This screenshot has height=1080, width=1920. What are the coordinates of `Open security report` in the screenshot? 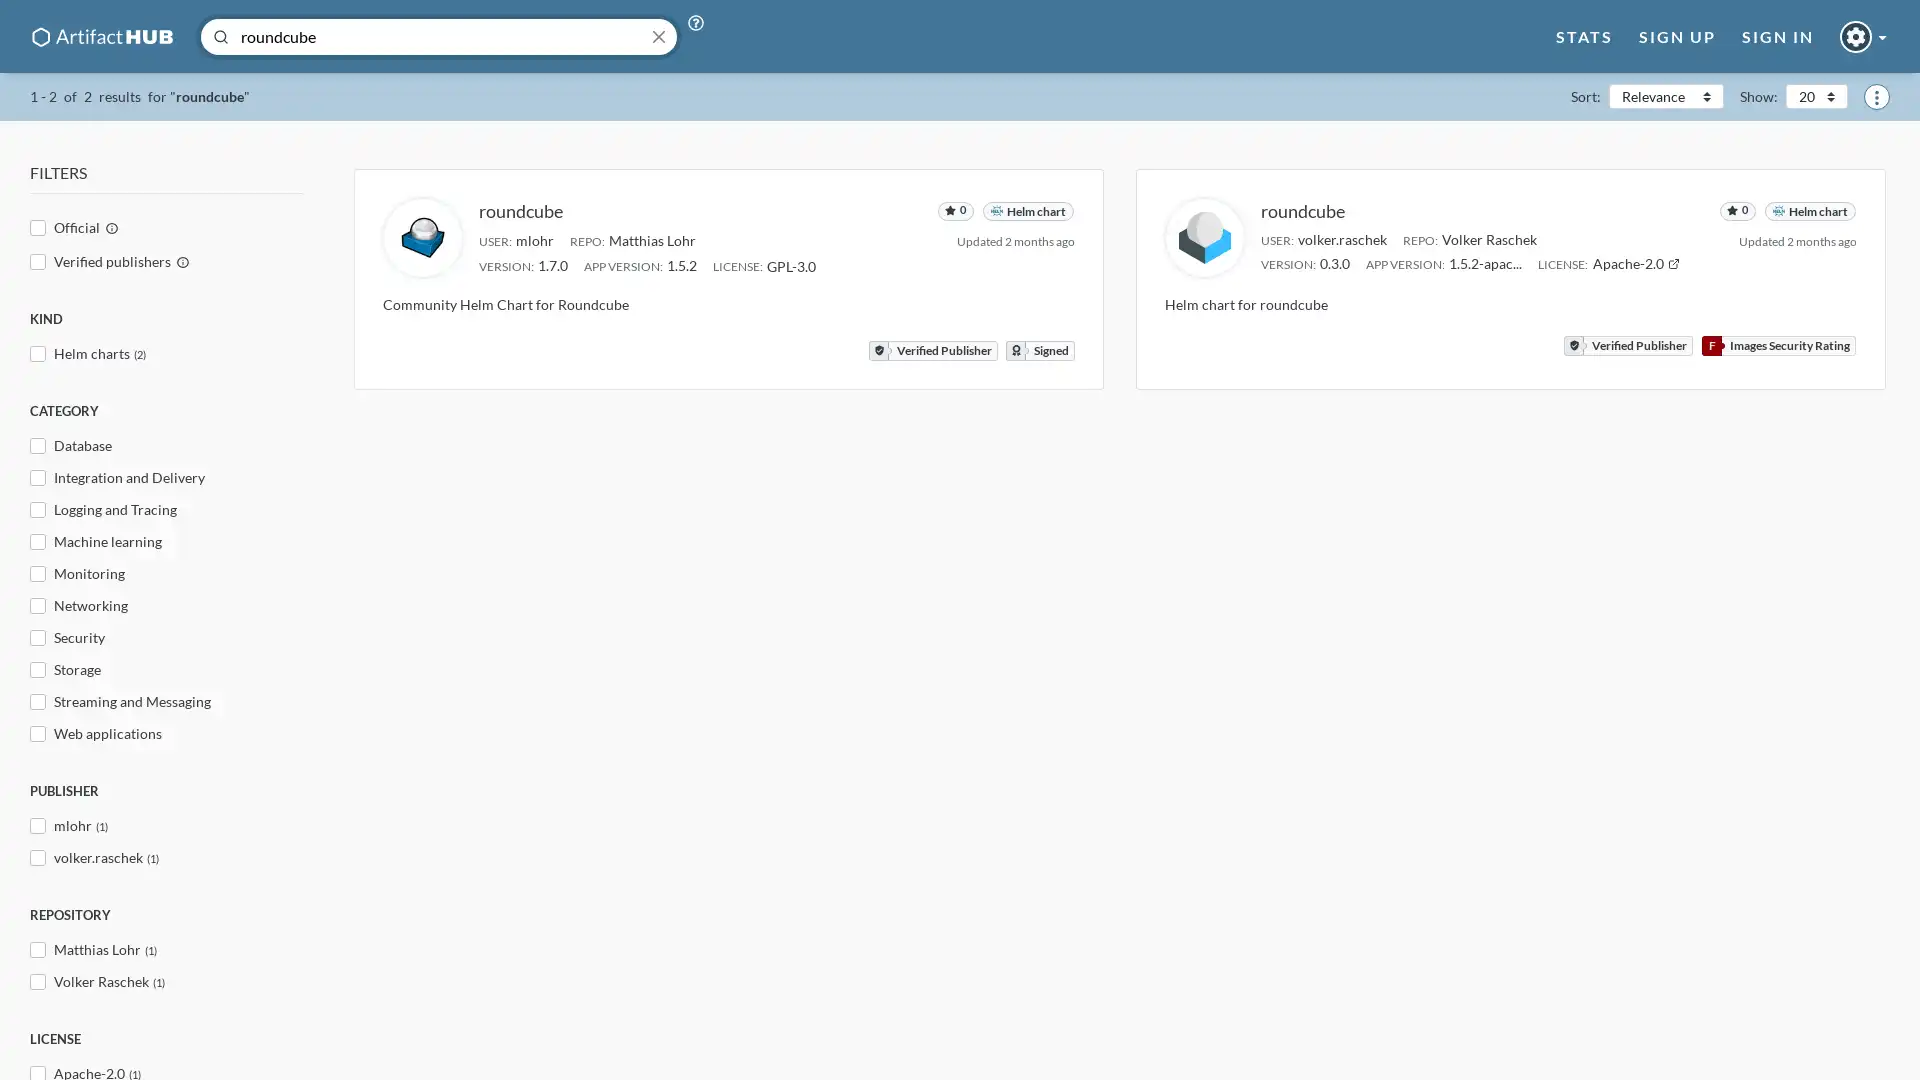 It's located at (1779, 343).